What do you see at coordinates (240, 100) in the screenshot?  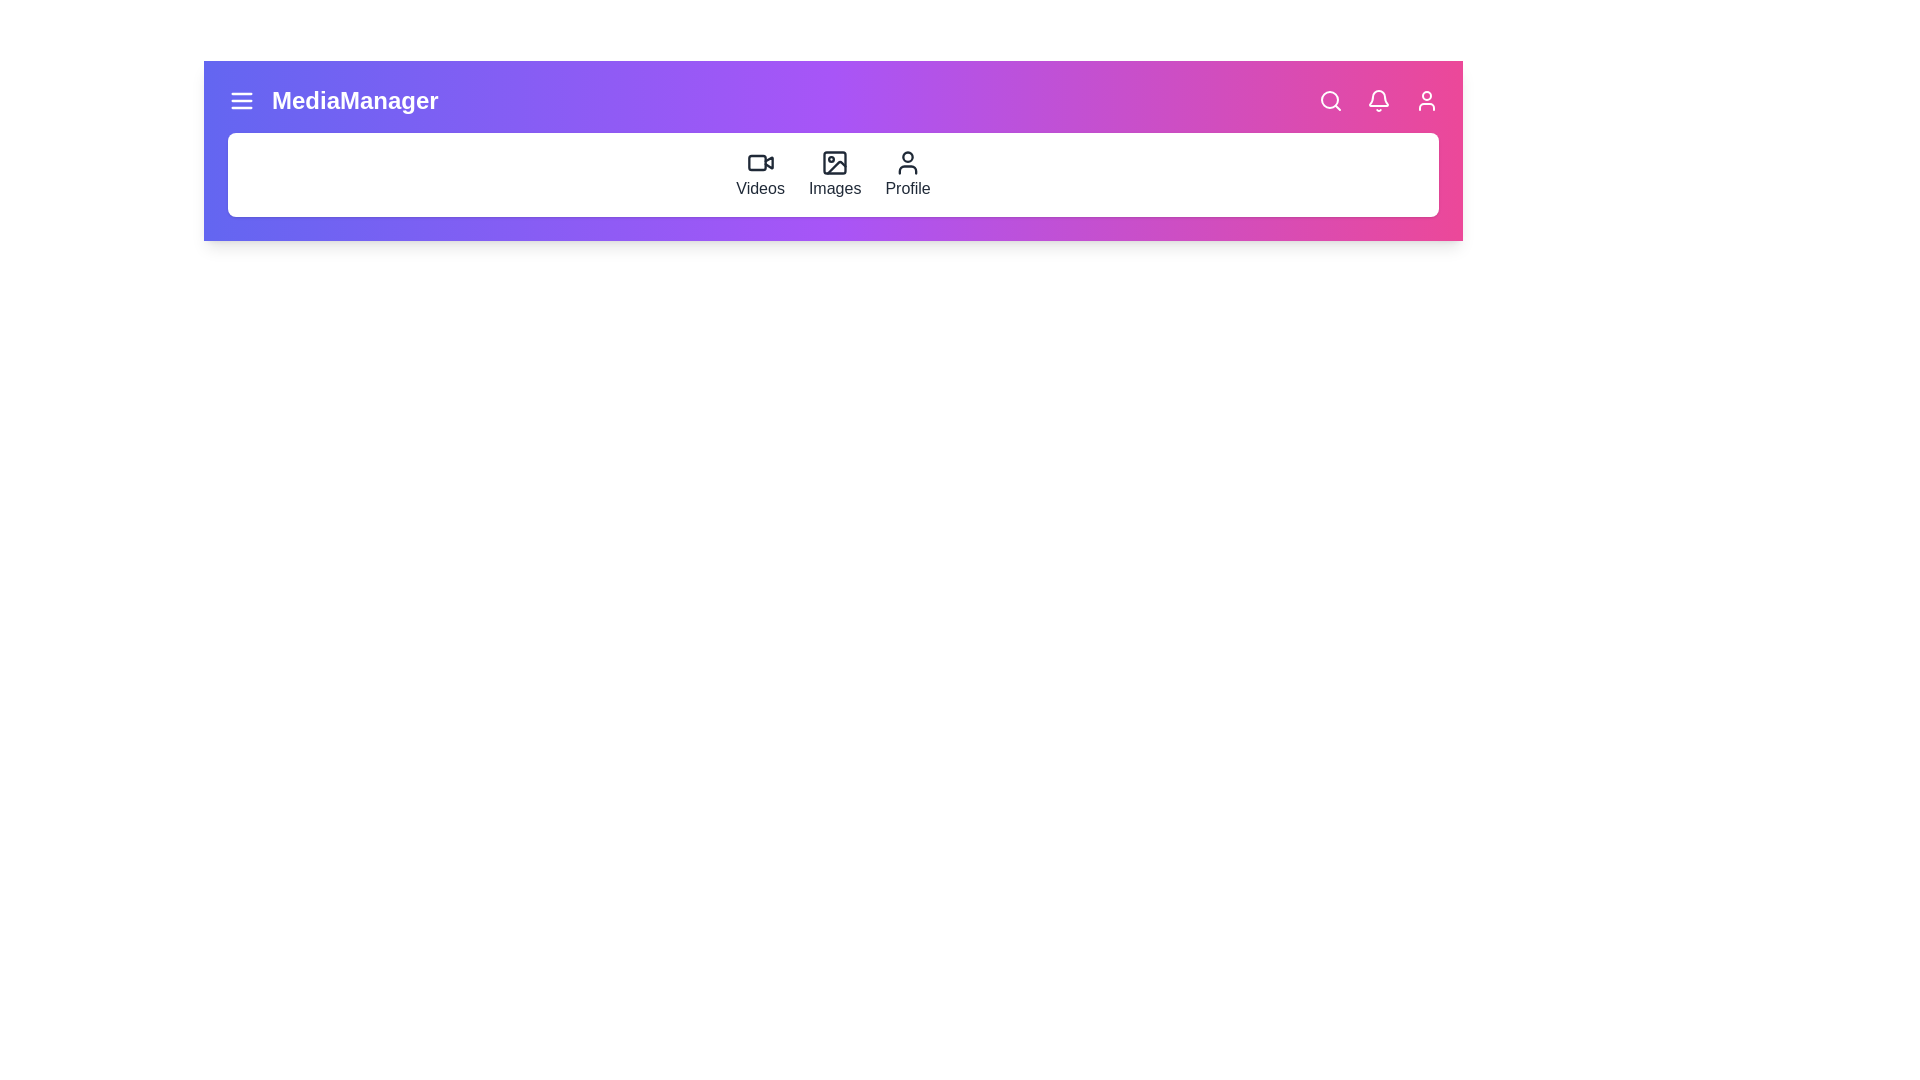 I see `the menu toggle button to toggle the main menu visibility` at bounding box center [240, 100].